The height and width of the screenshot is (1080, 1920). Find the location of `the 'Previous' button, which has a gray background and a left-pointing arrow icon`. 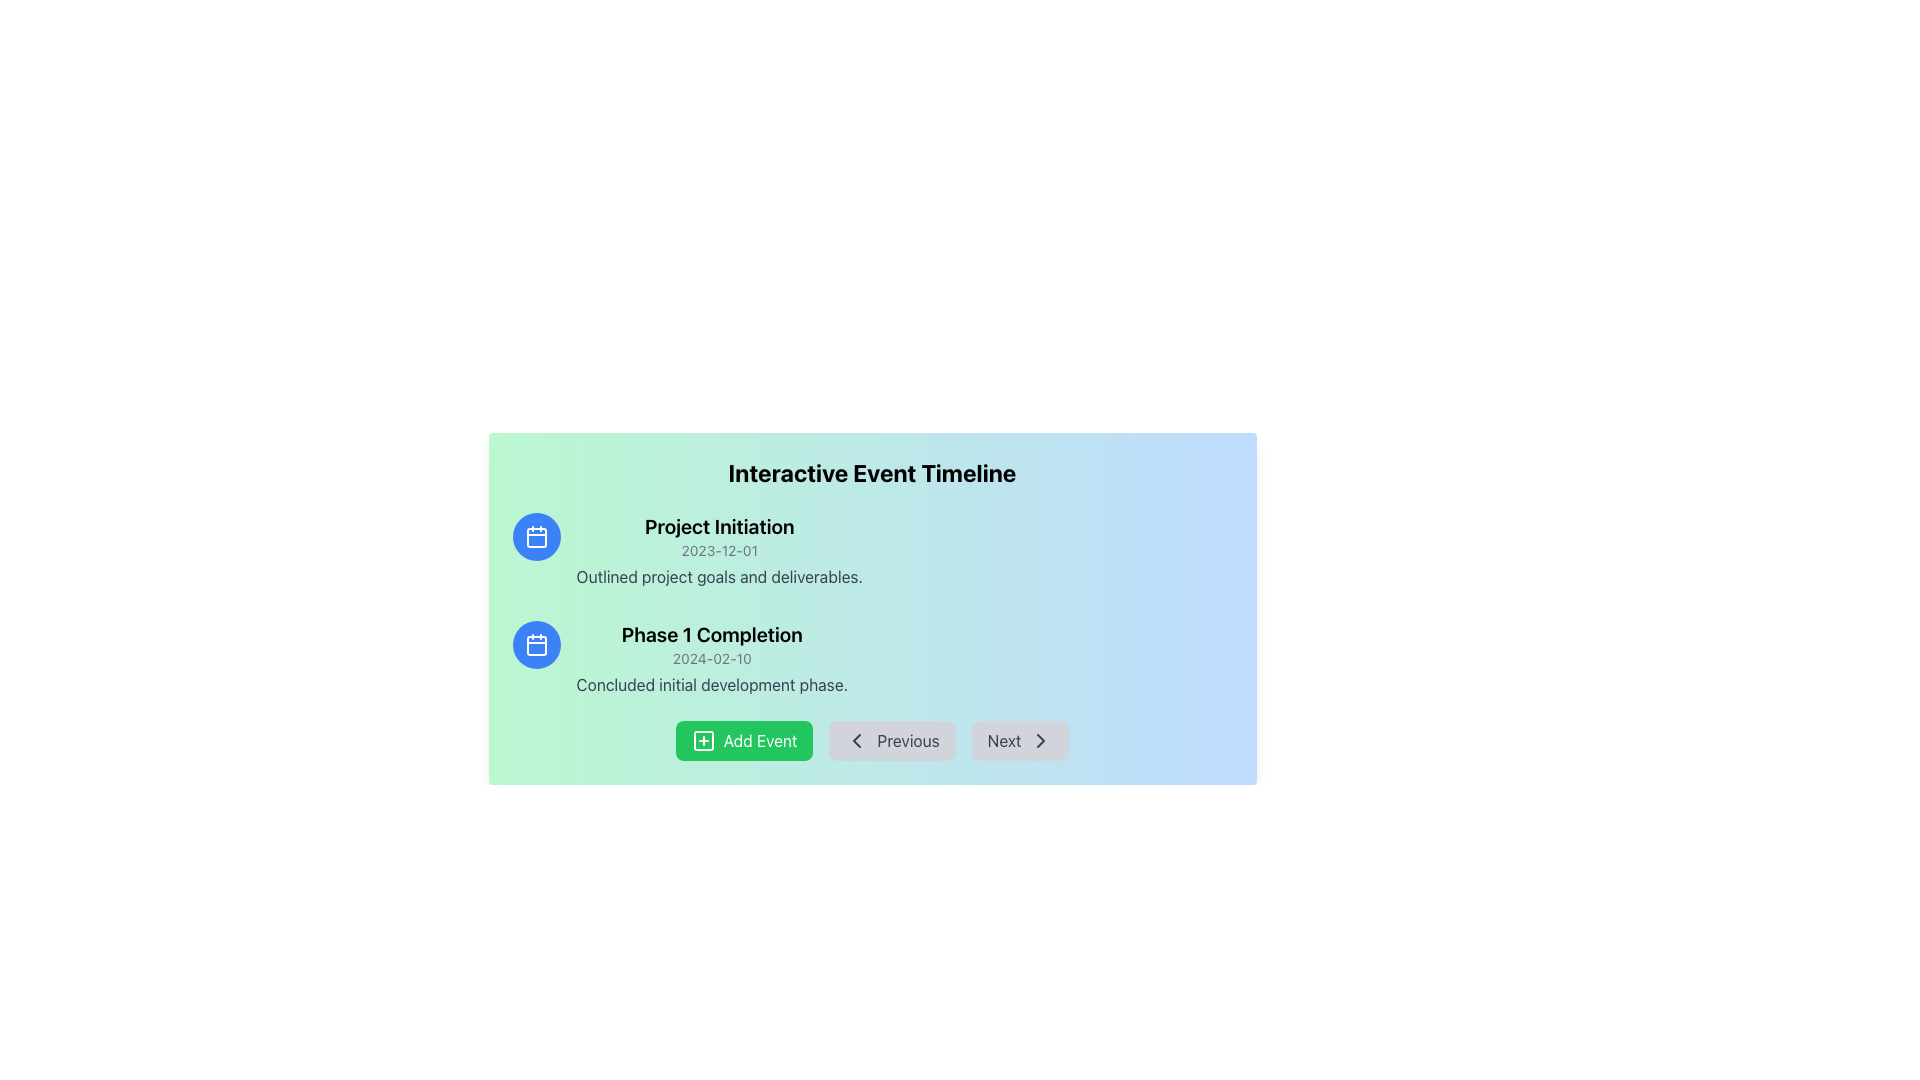

the 'Previous' button, which has a gray background and a left-pointing arrow icon is located at coordinates (872, 740).